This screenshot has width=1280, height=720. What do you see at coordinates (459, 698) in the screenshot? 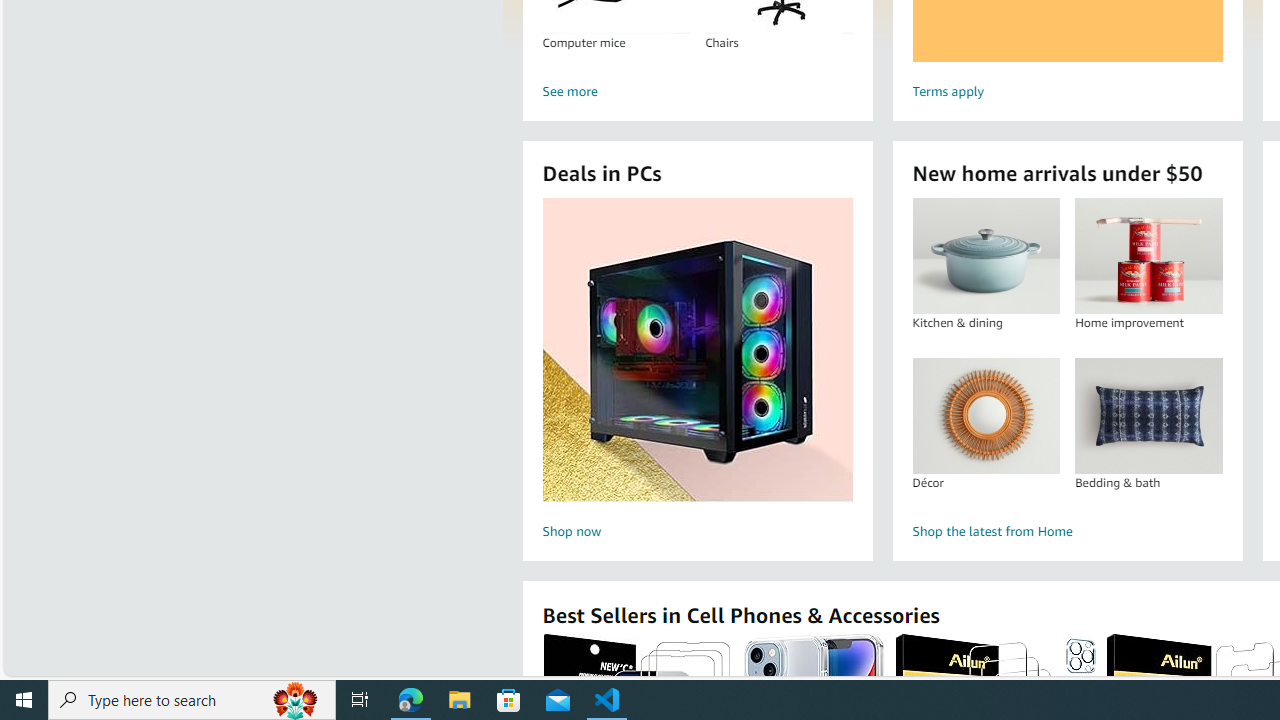
I see `'File Explorer'` at bounding box center [459, 698].